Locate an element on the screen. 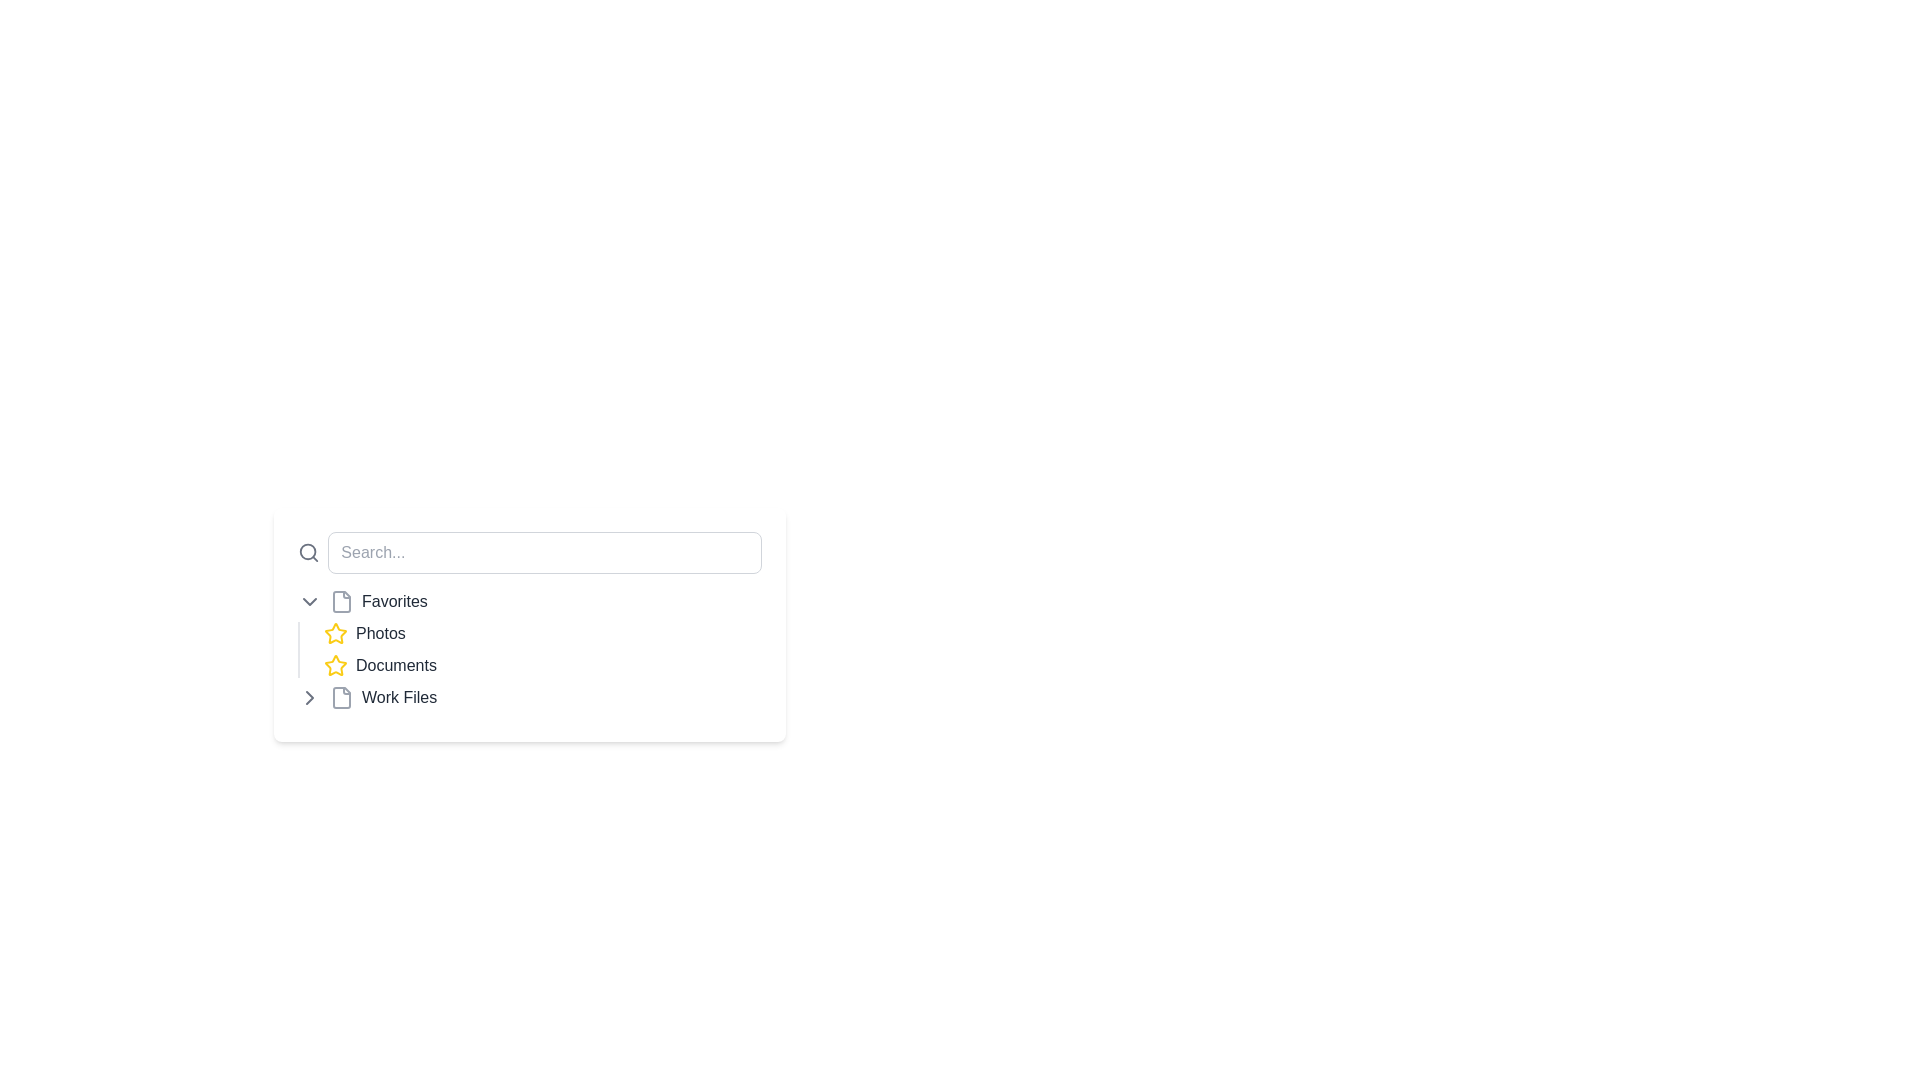 The width and height of the screenshot is (1920, 1080). the file icon that resembles a common document with a folded corner, located next to the 'Work Files' label is located at coordinates (341, 697).